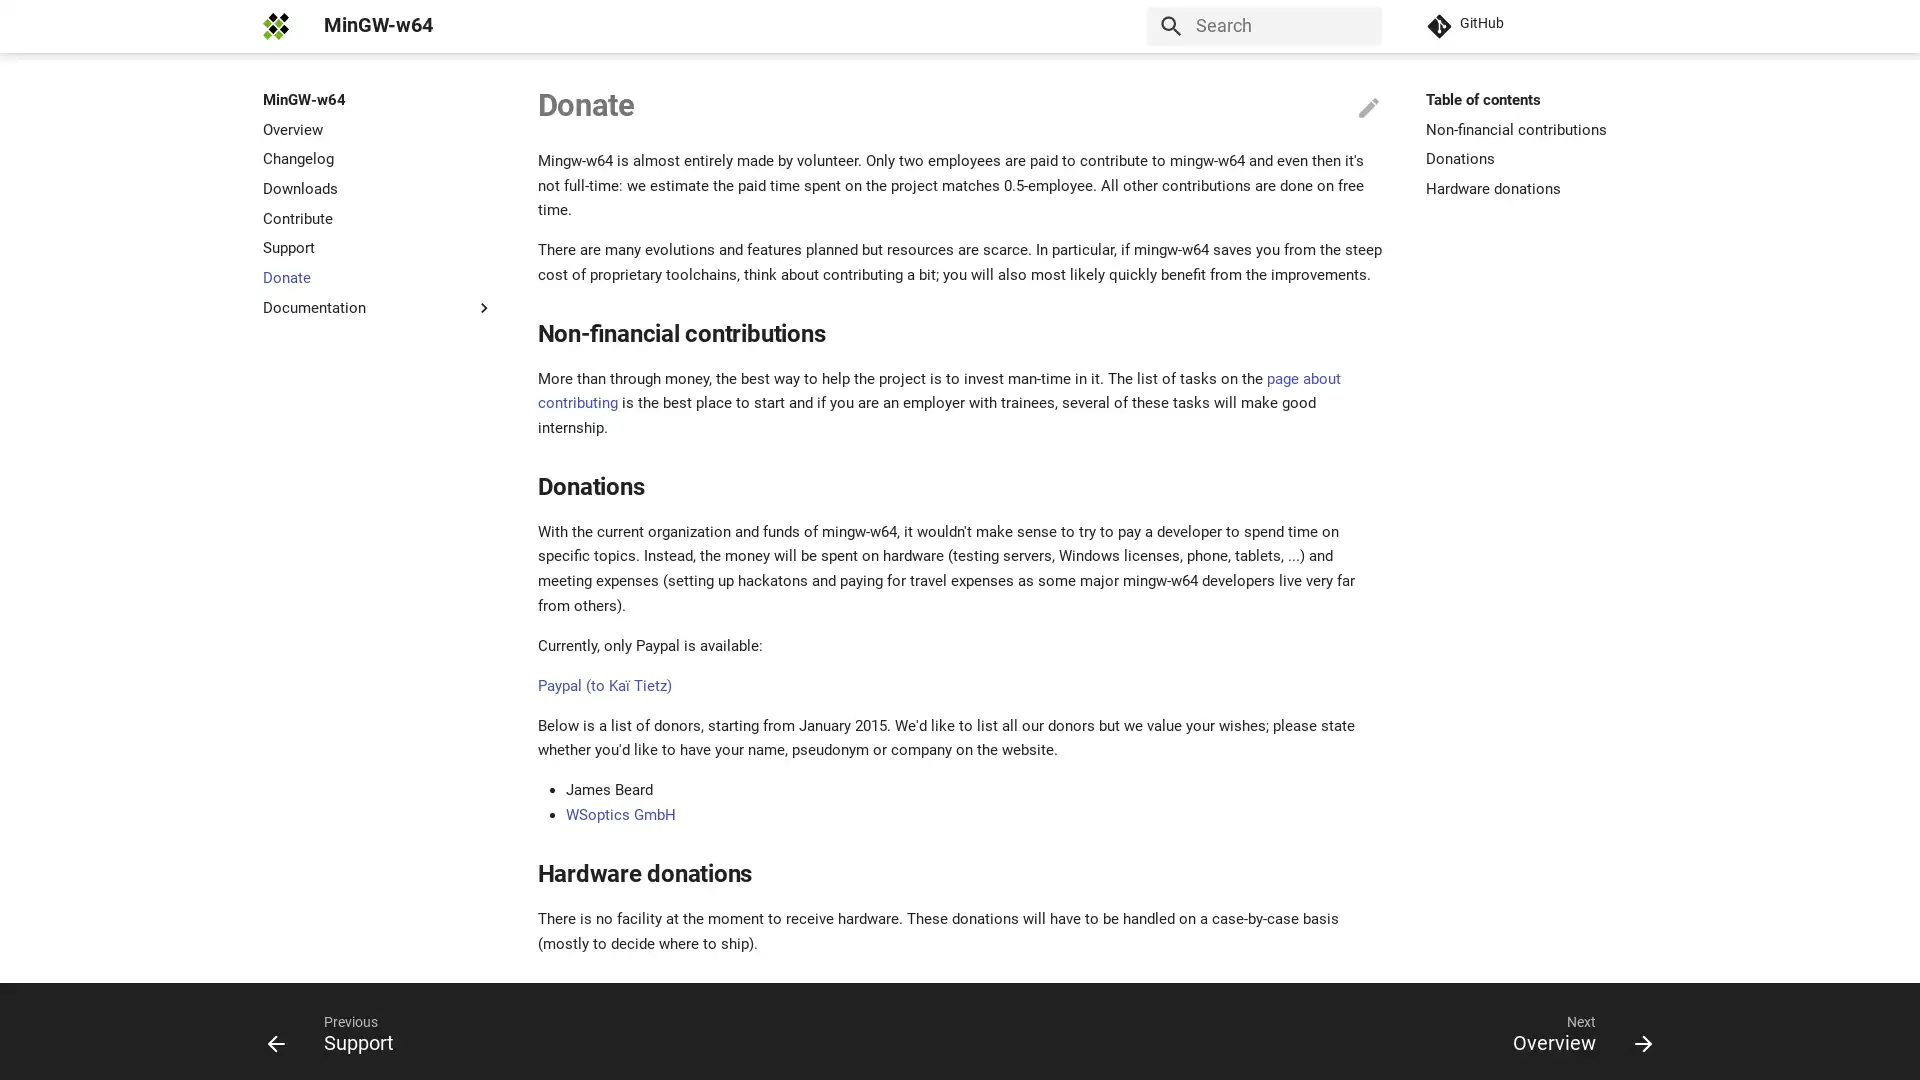 The image size is (1920, 1080). Describe the element at coordinates (1358, 26) in the screenshot. I see `Clear` at that location.